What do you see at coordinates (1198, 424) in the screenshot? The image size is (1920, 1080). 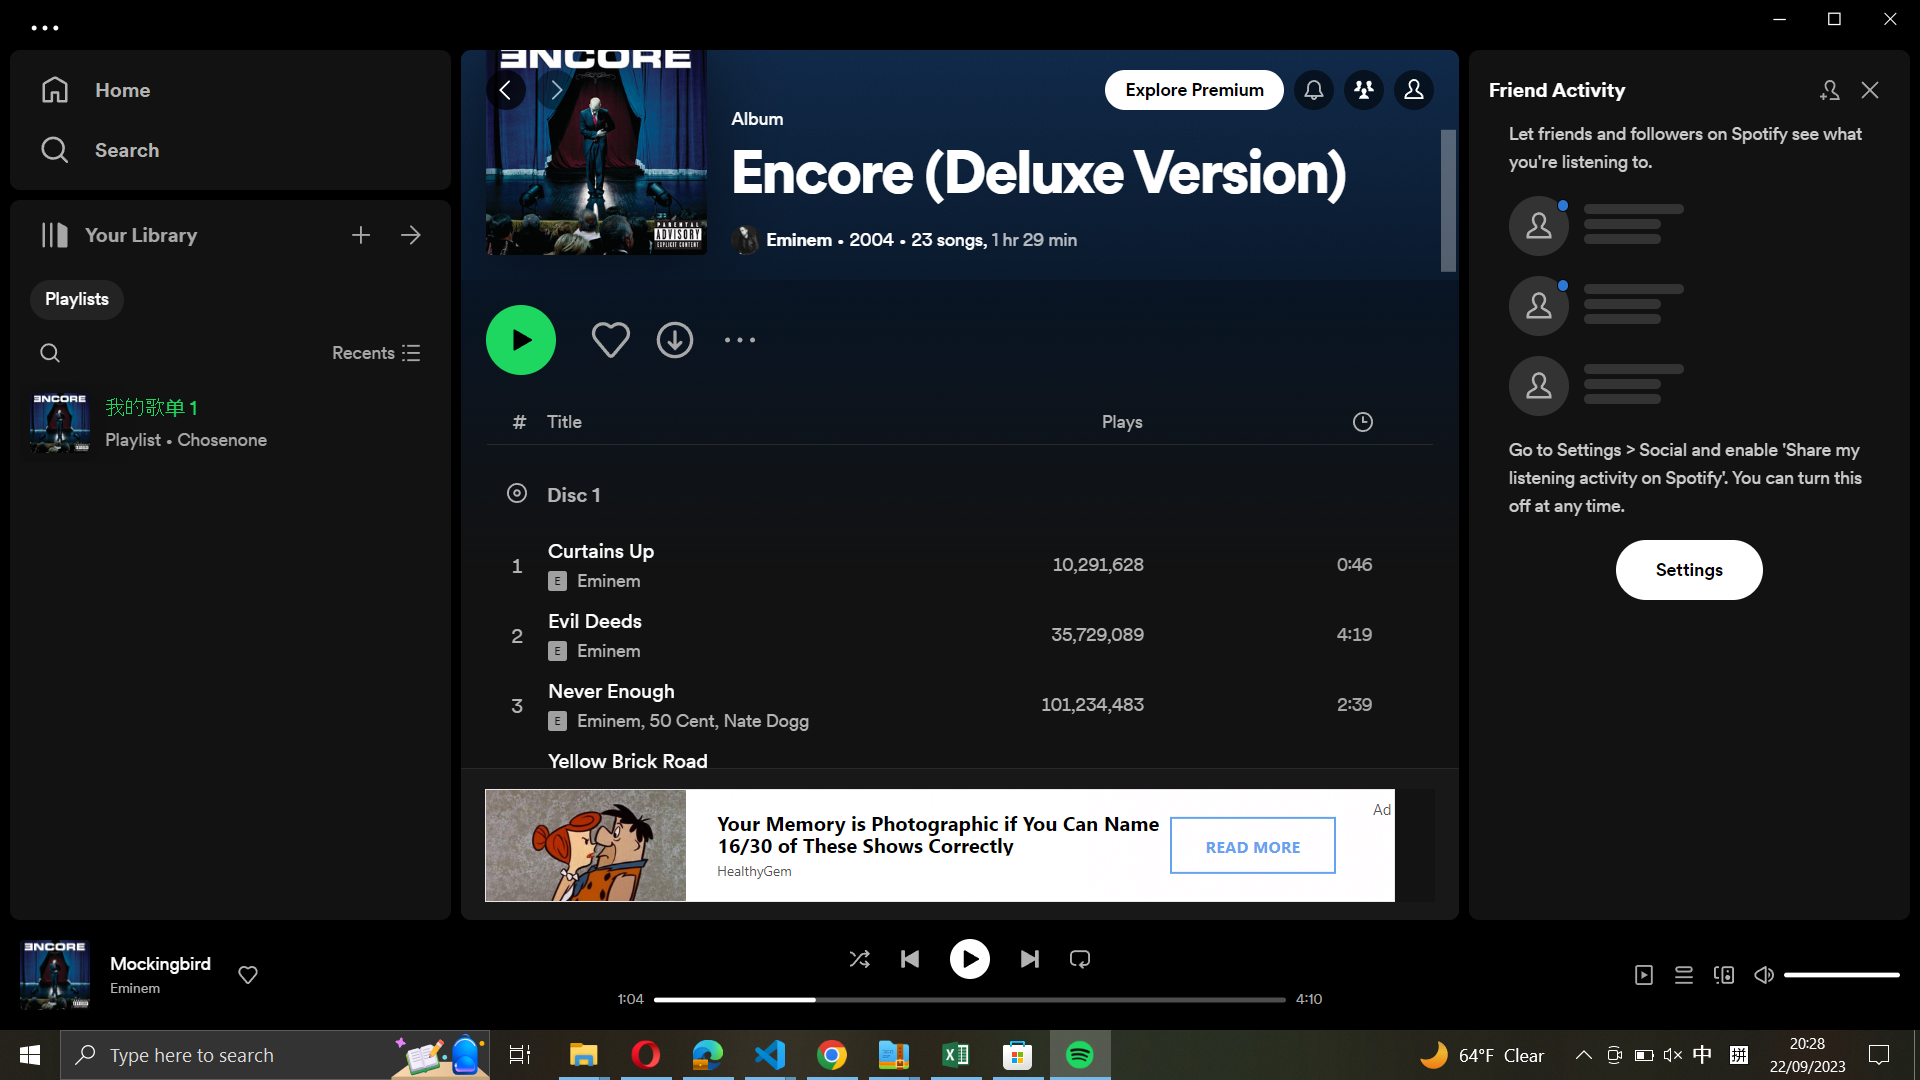 I see `Arrange the playlist in accordance with the number of plays` at bounding box center [1198, 424].